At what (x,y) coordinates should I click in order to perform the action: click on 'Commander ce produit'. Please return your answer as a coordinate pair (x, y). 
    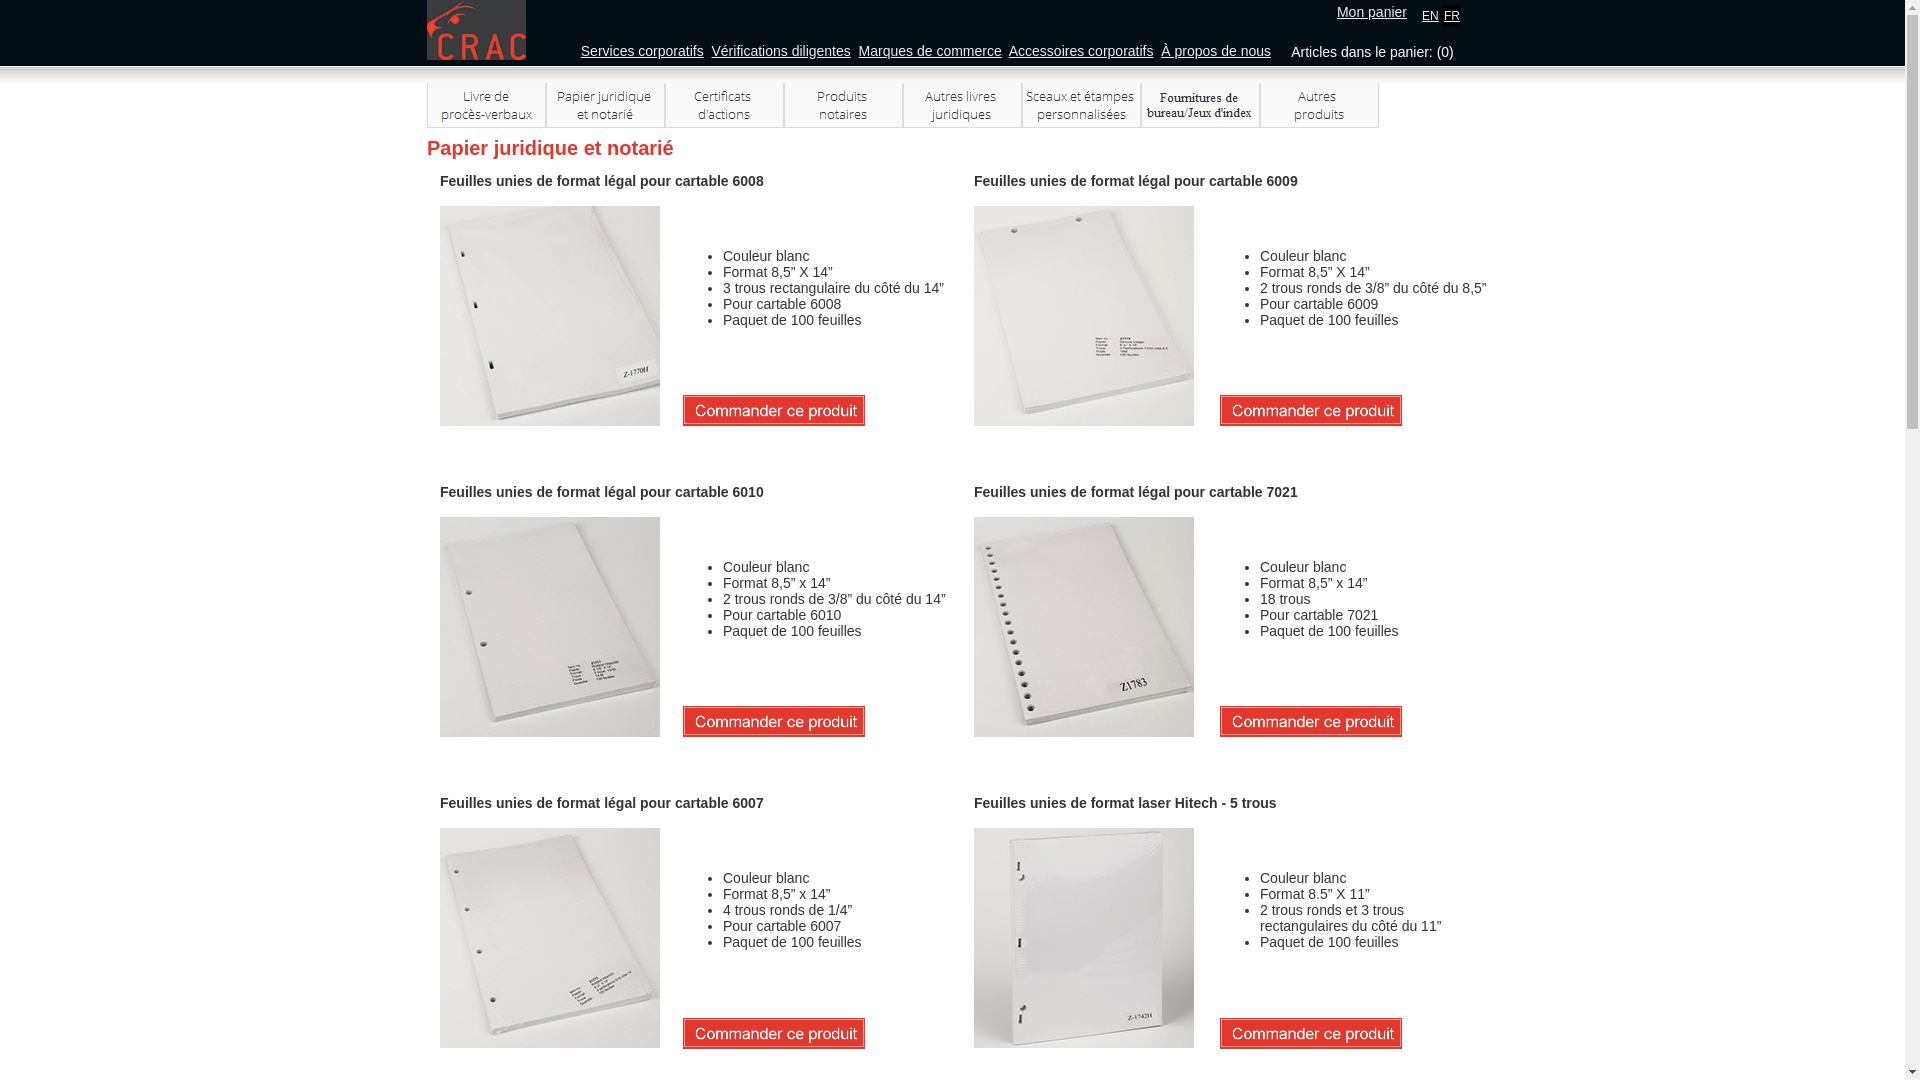
    Looking at the image, I should click on (772, 1033).